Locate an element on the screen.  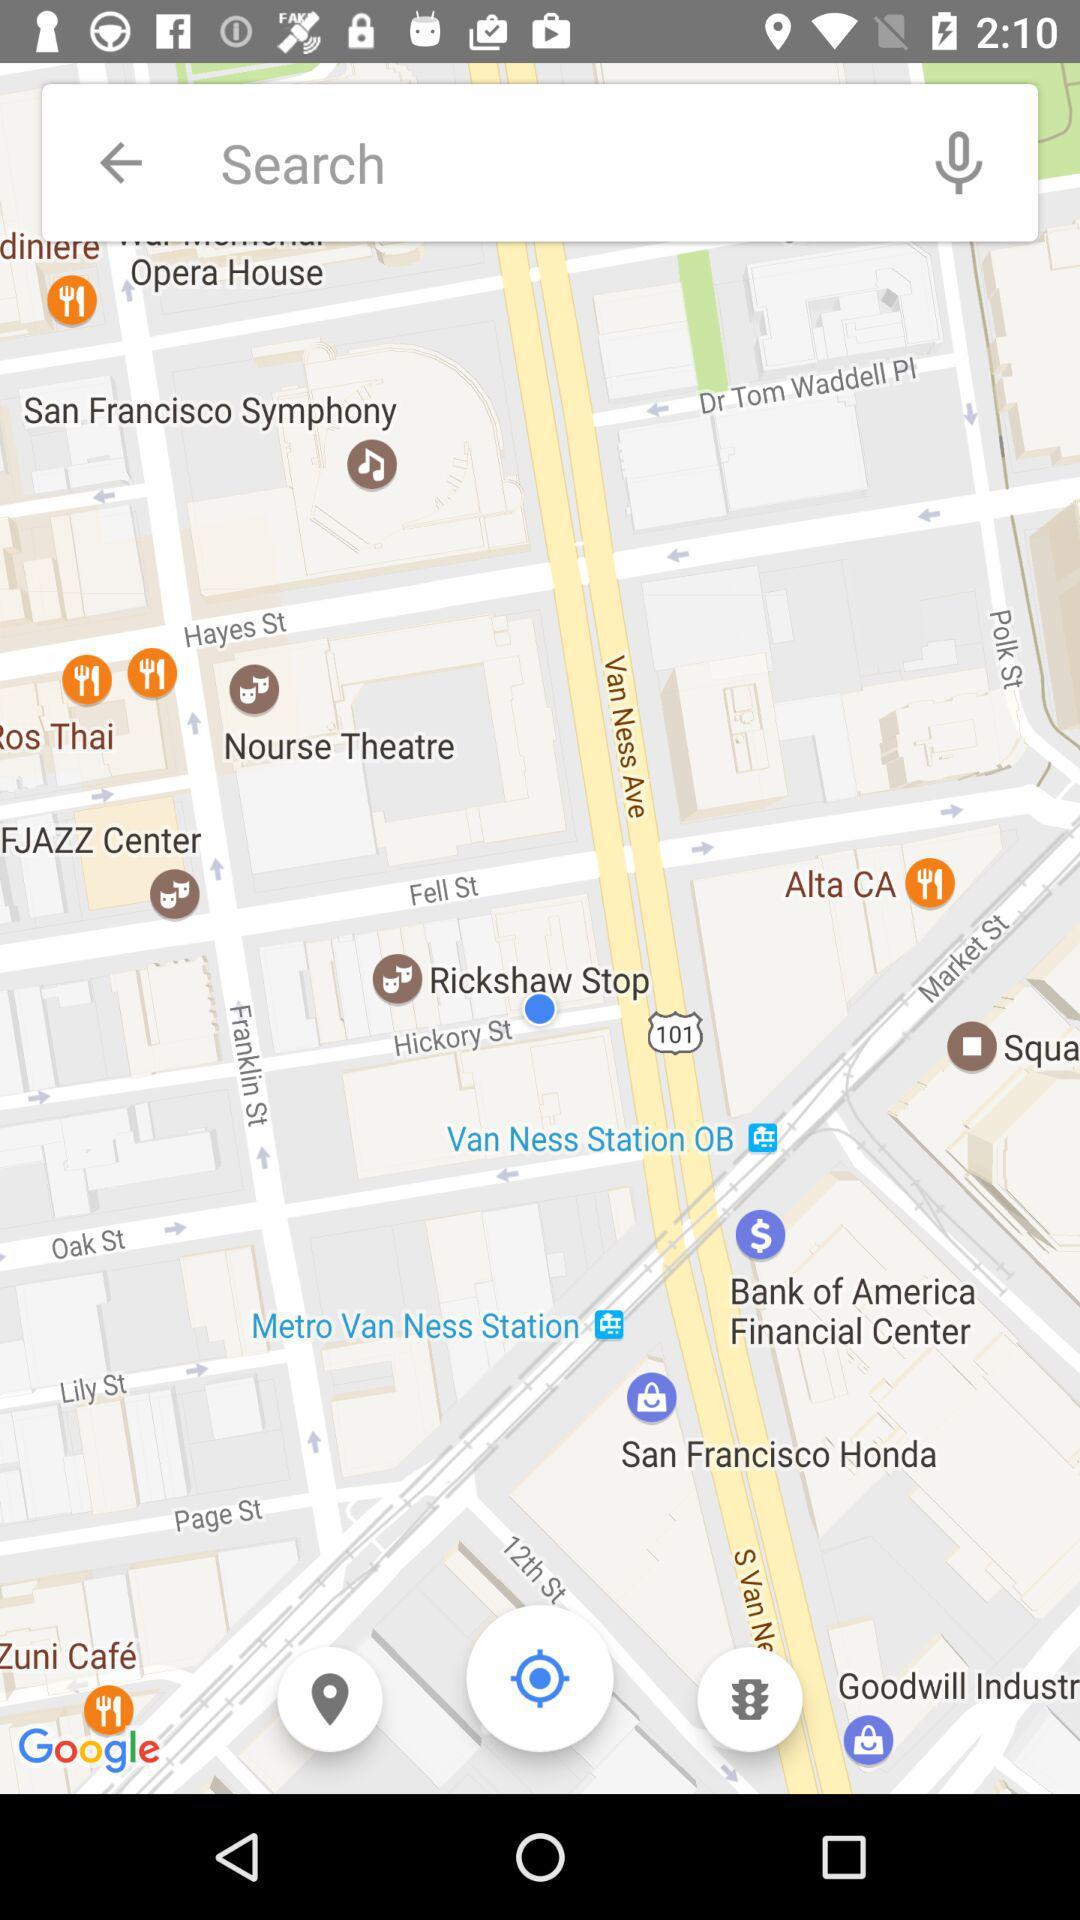
go back is located at coordinates (120, 162).